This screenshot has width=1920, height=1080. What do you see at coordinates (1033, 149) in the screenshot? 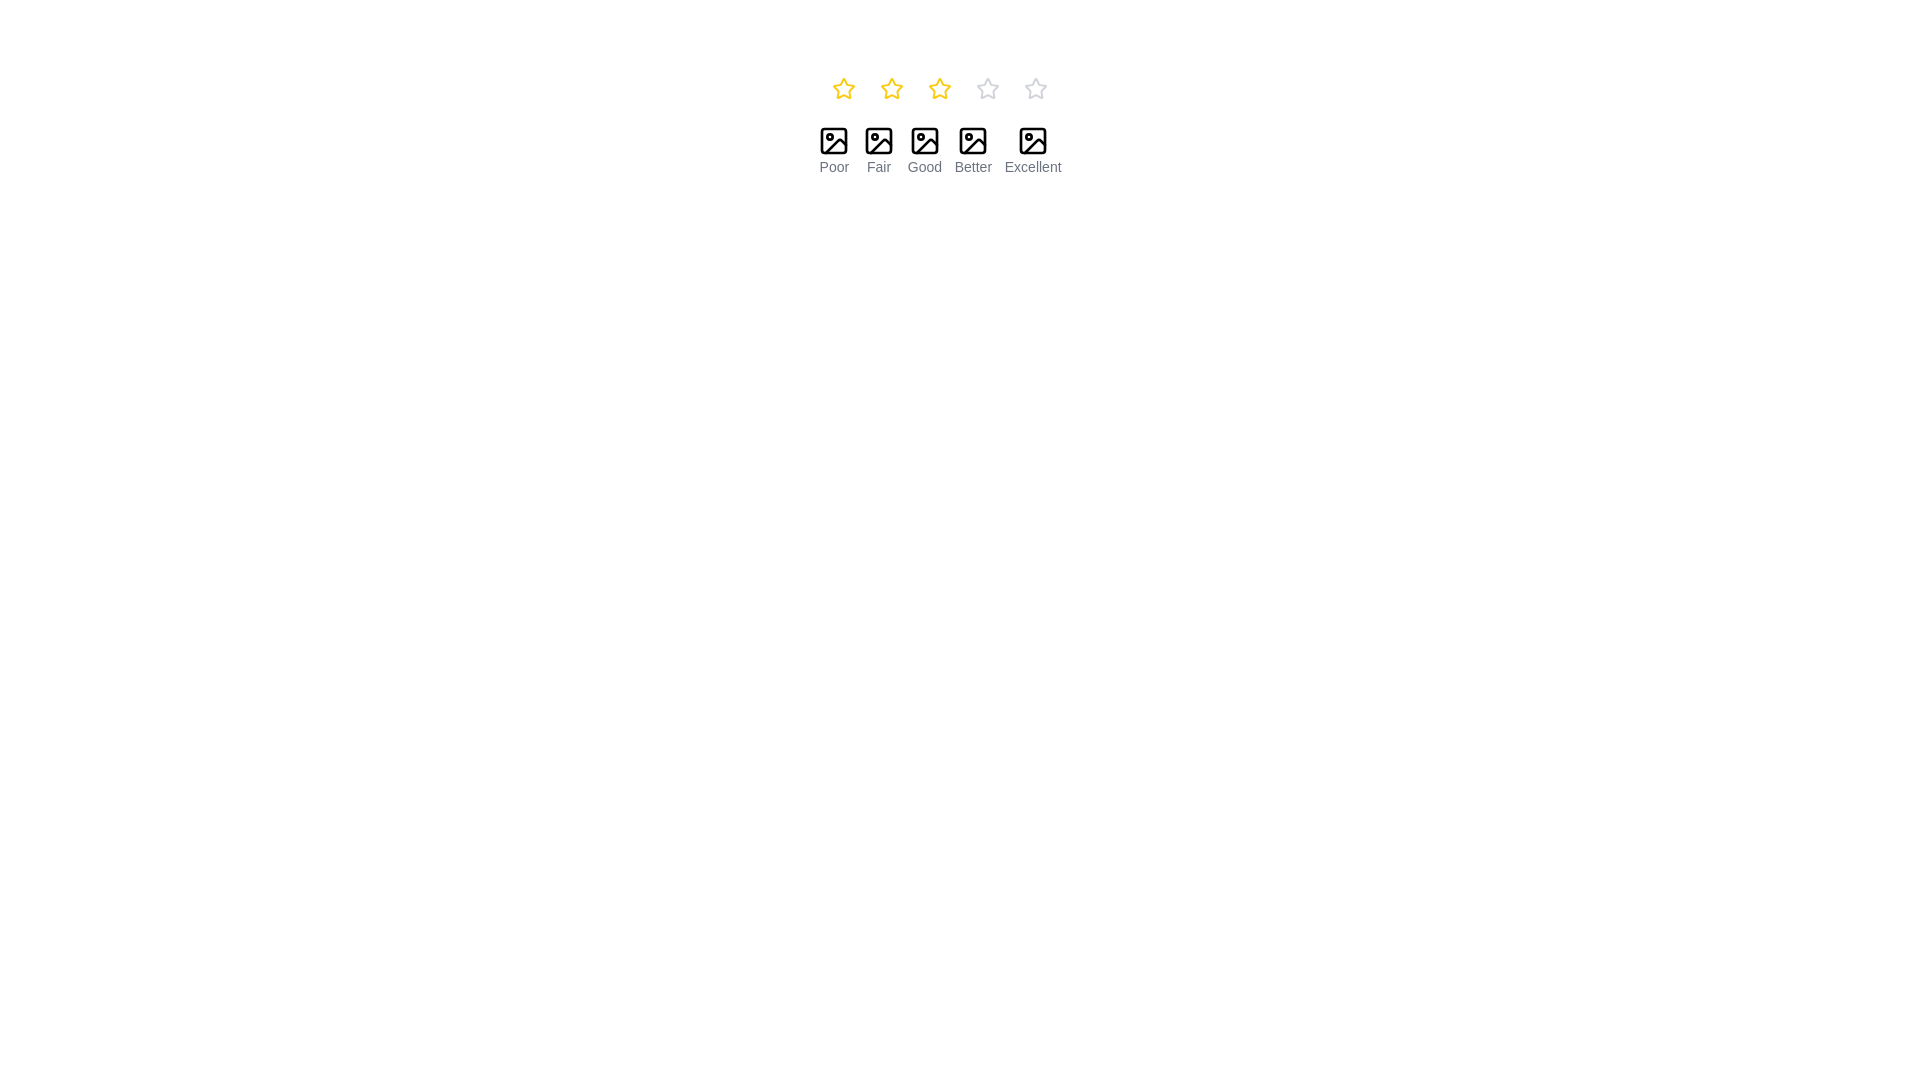
I see `the label with the icon of a photo and the text 'Excellent', which is the fifth element in a horizontal row of five similar labels` at bounding box center [1033, 149].